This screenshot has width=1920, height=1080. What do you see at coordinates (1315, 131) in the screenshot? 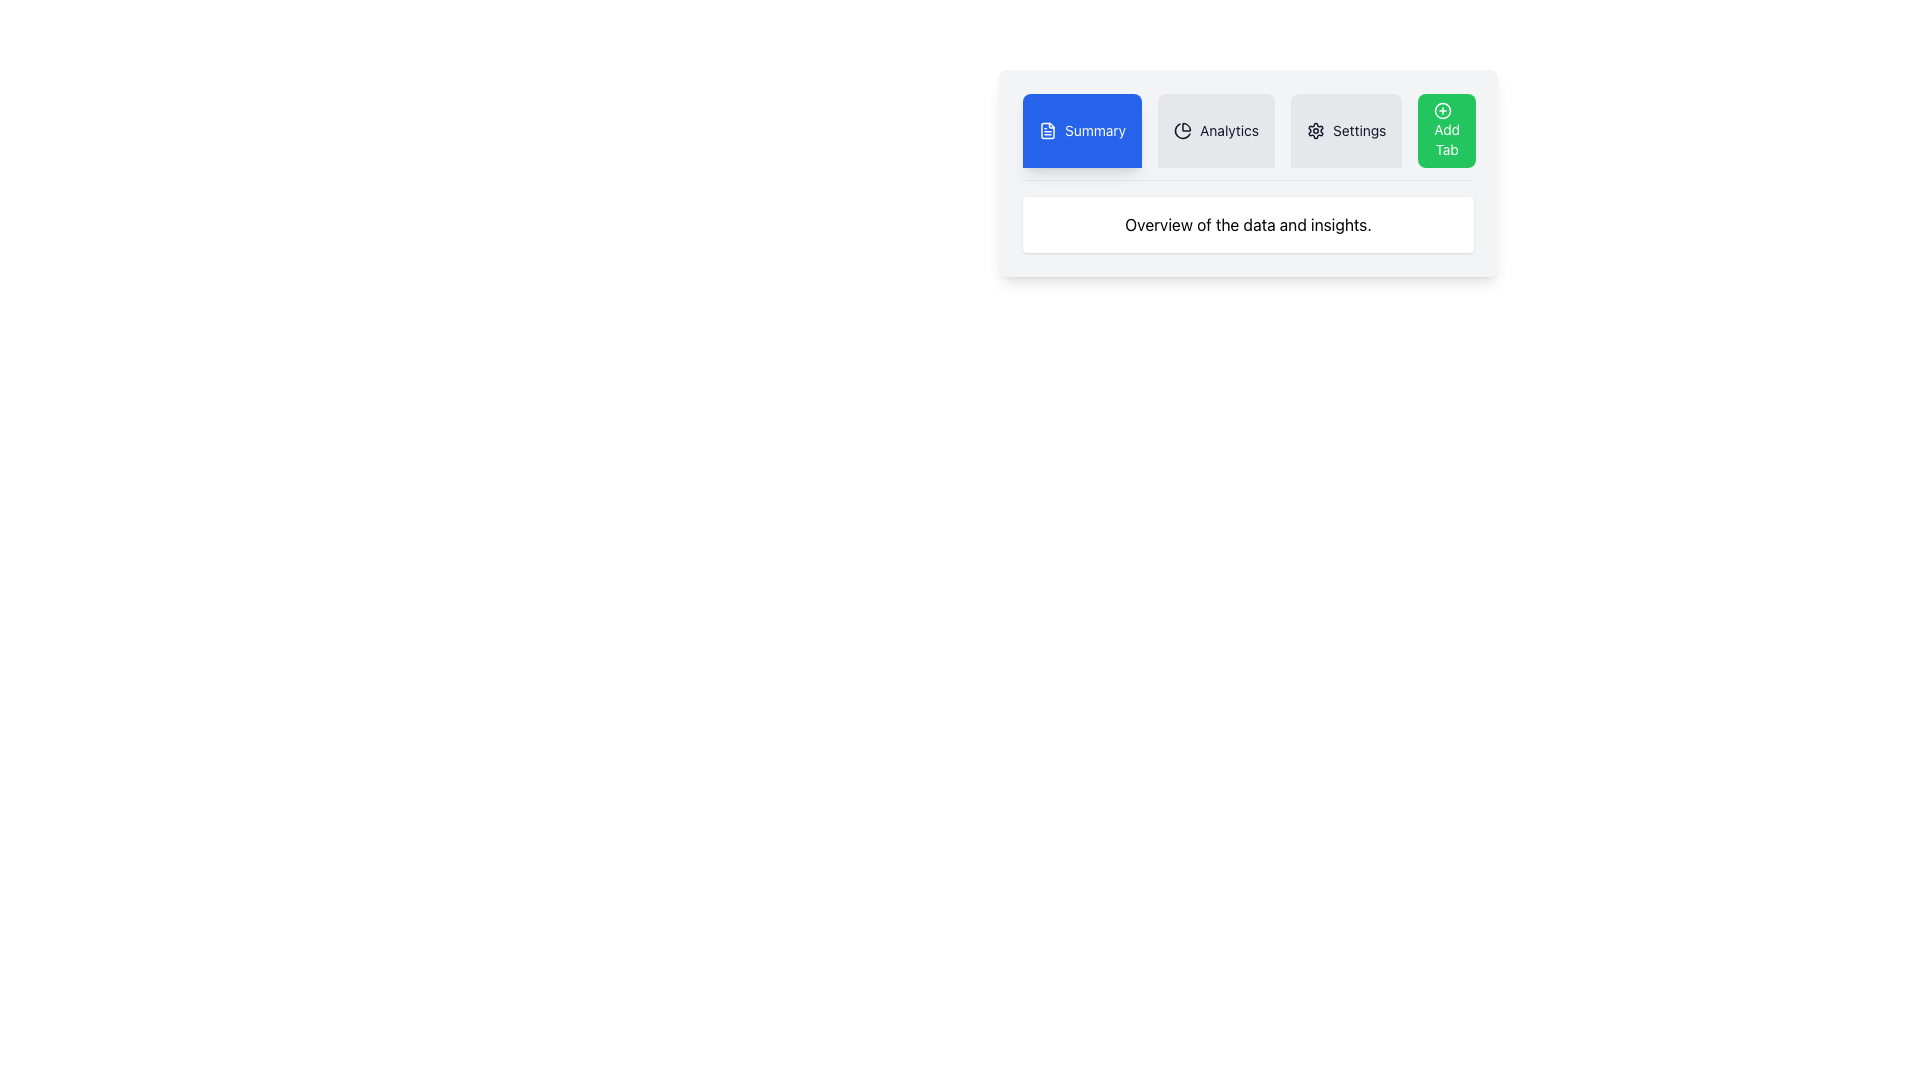
I see `the cogwheel icon located on the far-right section of the toolbar` at bounding box center [1315, 131].